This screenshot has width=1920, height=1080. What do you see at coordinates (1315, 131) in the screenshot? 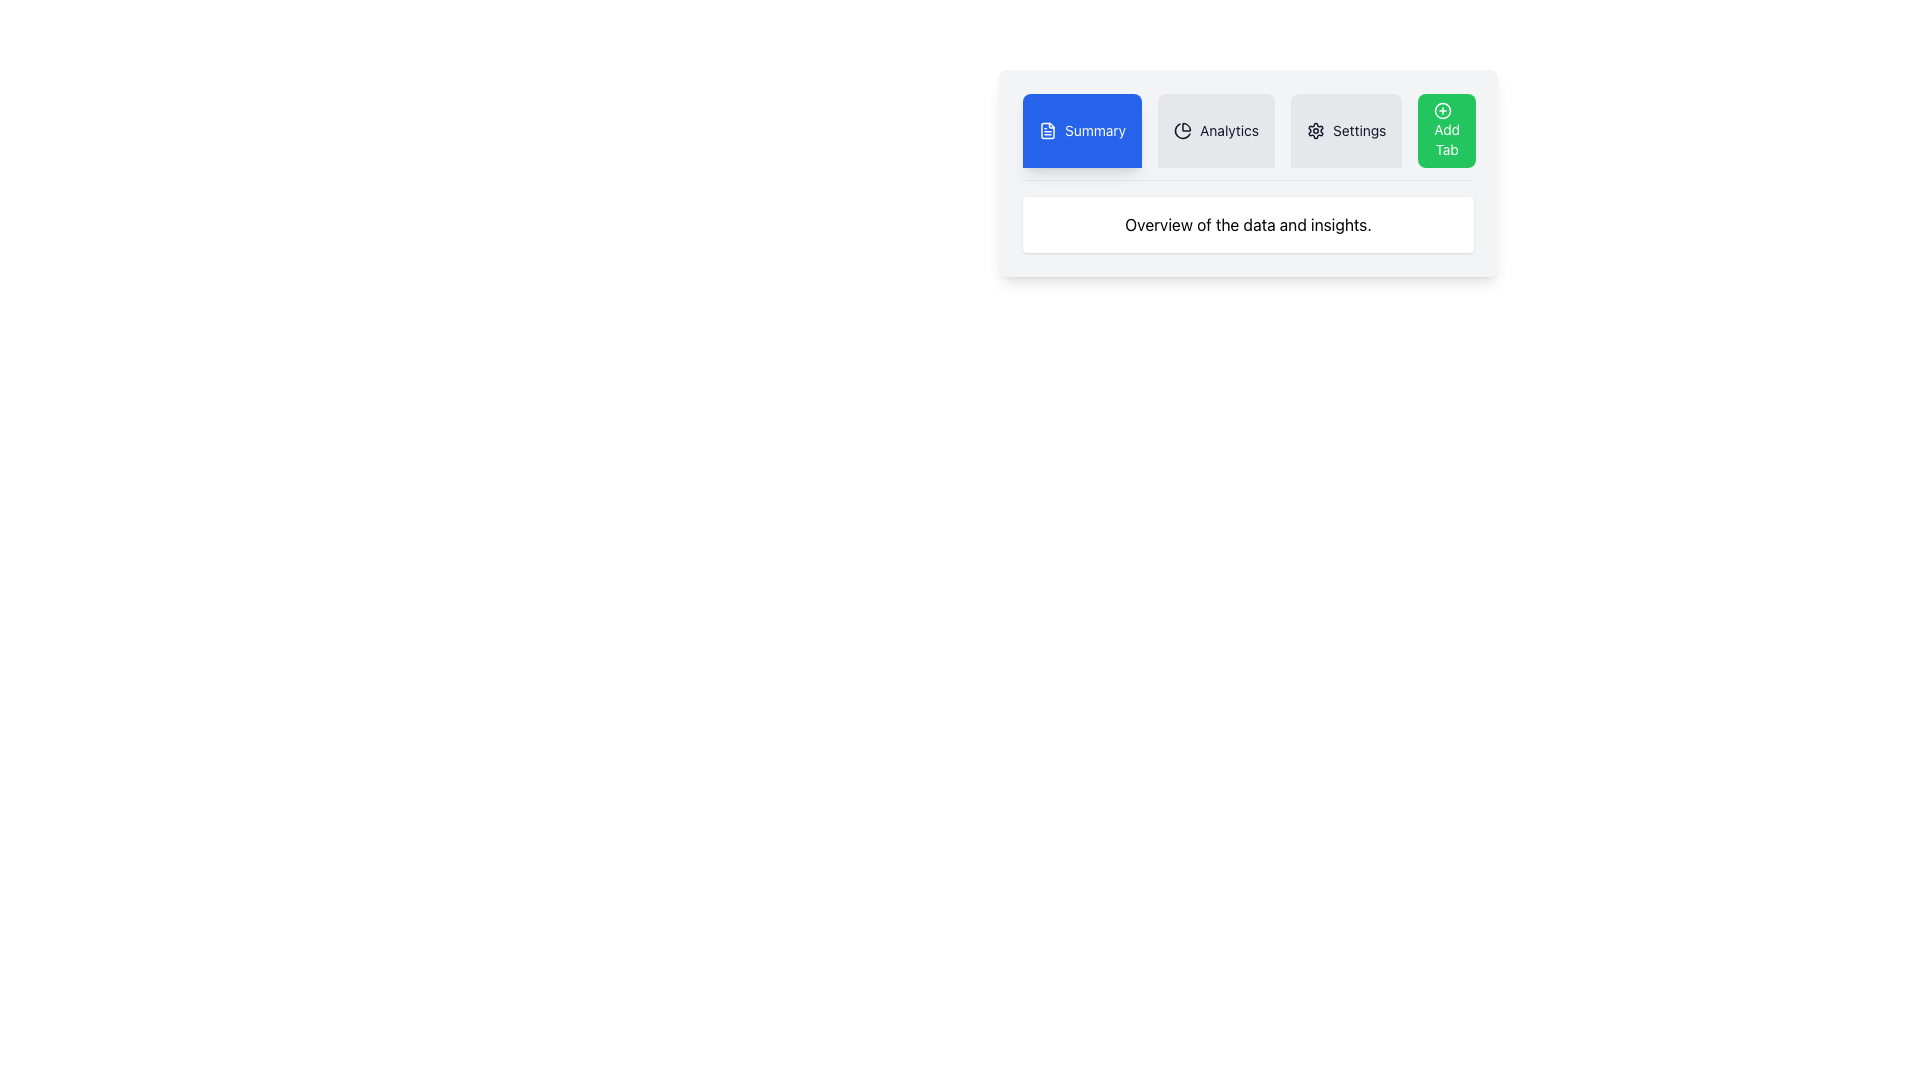
I see `the cogwheel icon located on the far-right section of the toolbar` at bounding box center [1315, 131].